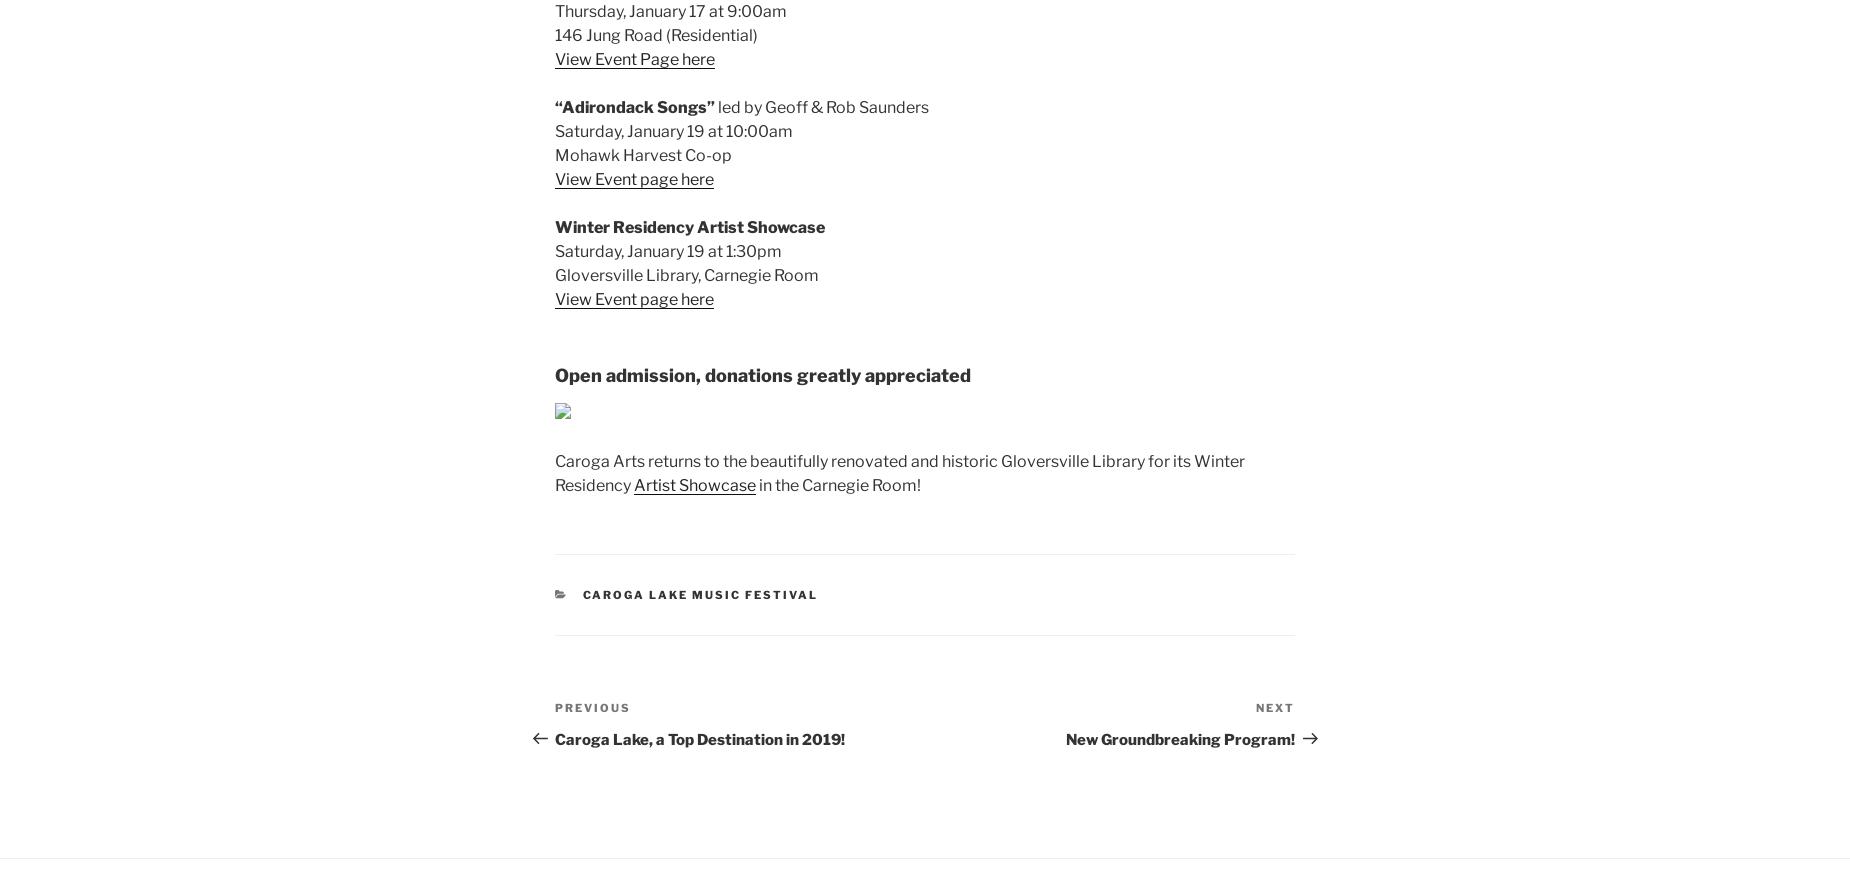  I want to click on 'Winter Residency', so click(626, 226).